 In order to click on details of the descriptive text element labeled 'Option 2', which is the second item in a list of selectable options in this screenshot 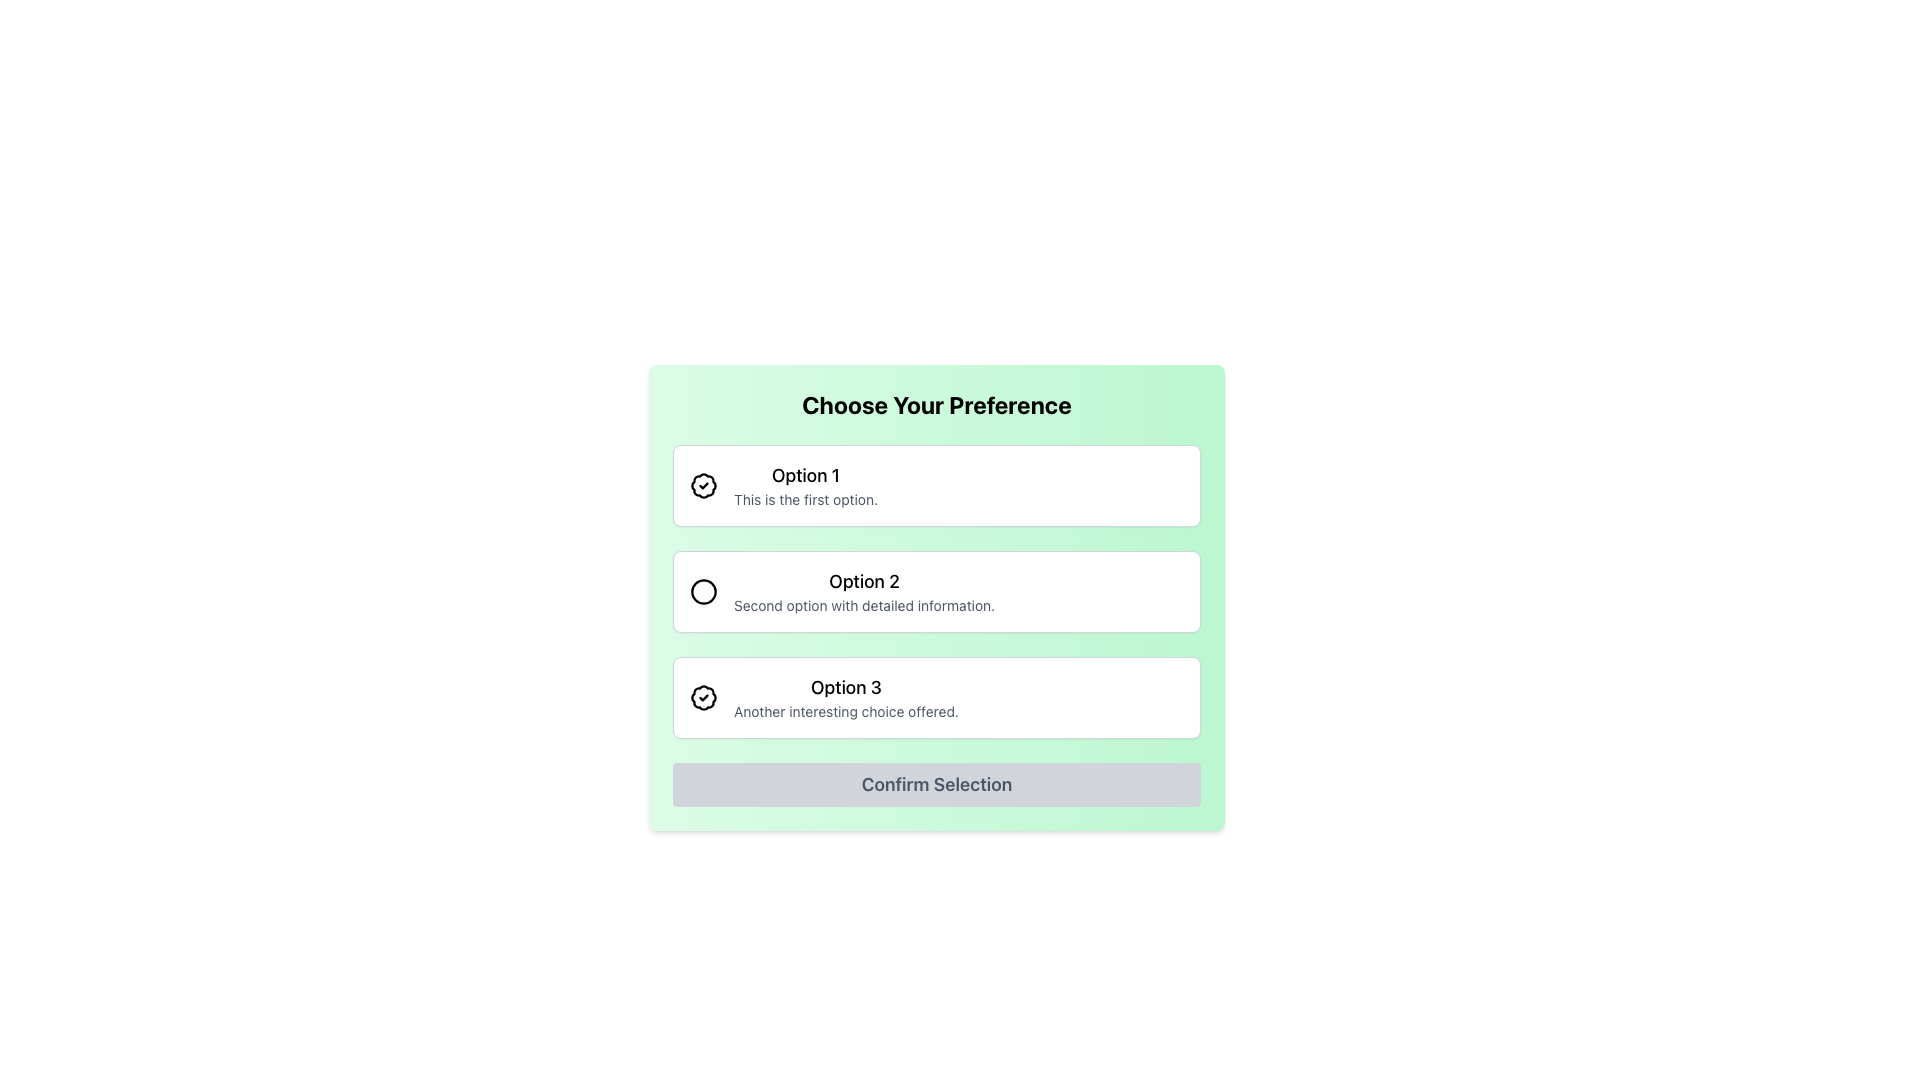, I will do `click(864, 590)`.